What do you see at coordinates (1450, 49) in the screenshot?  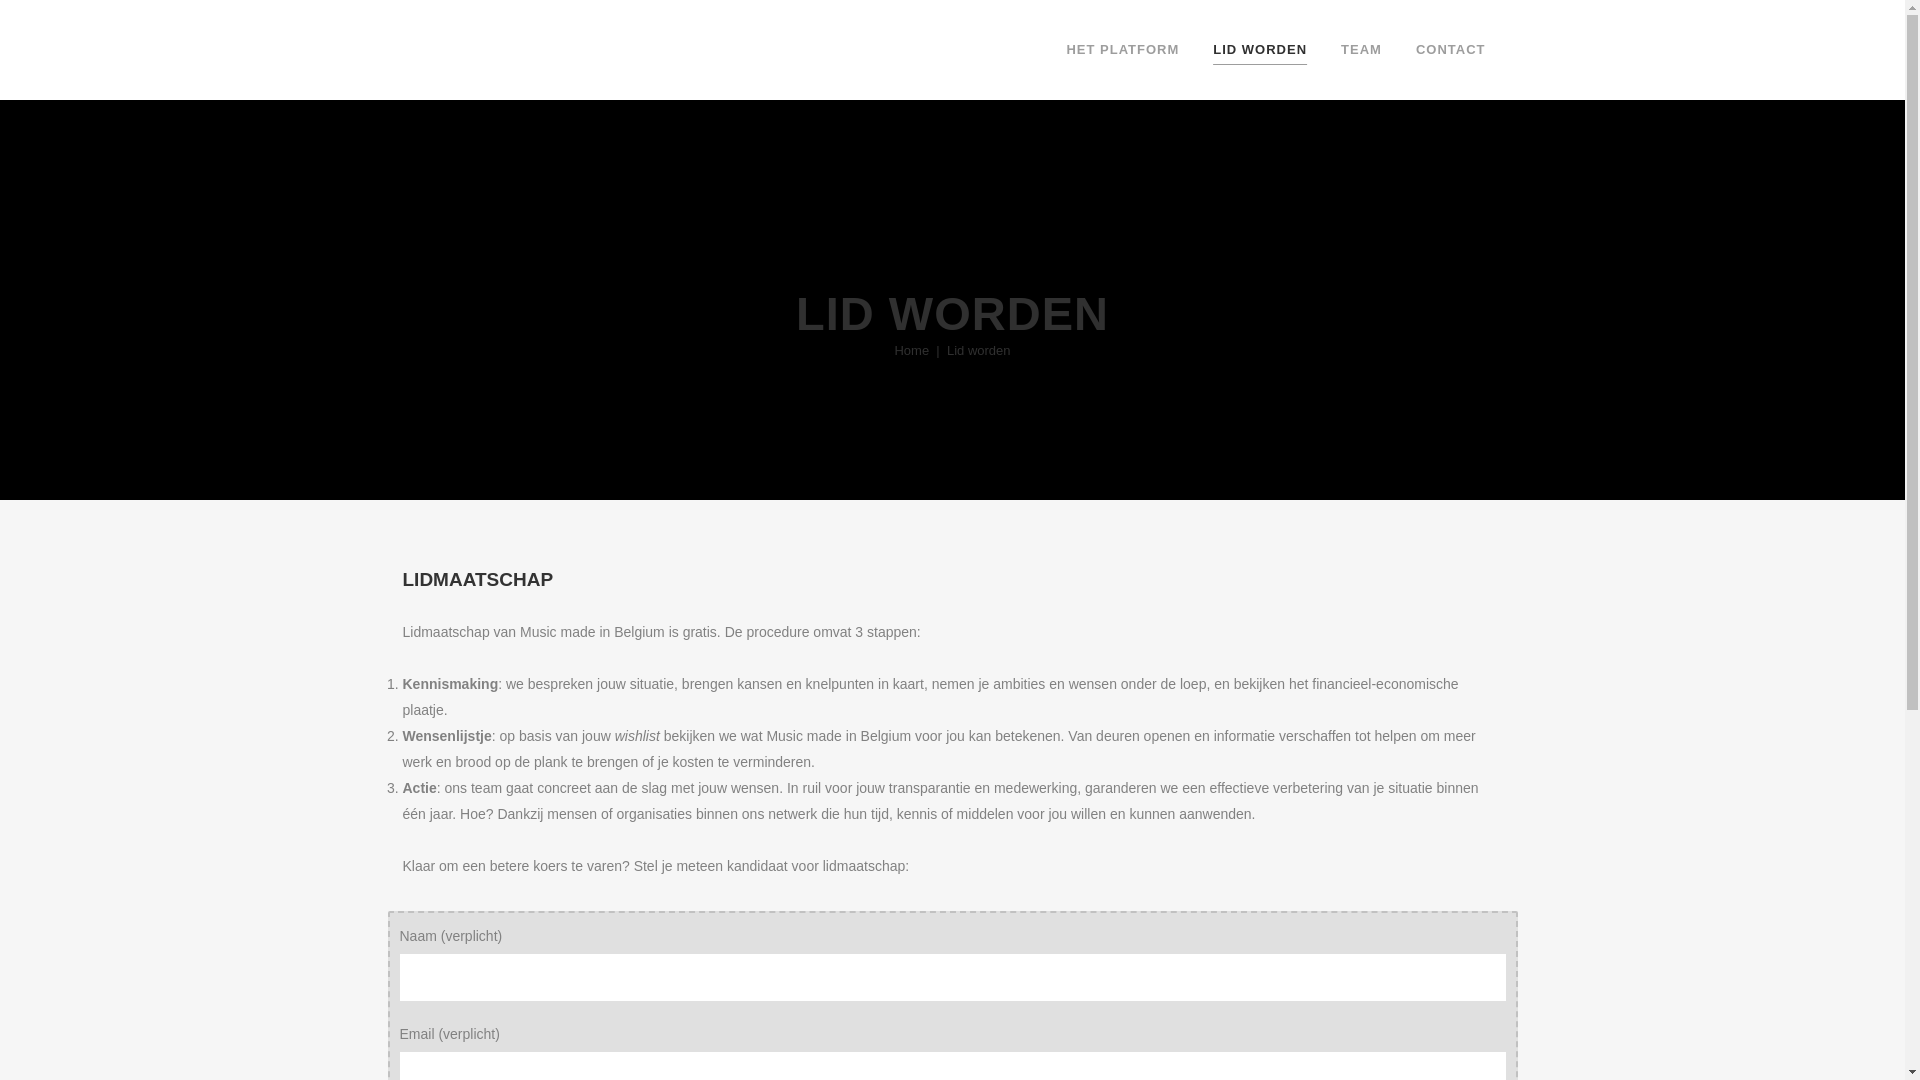 I see `'CONTACT'` at bounding box center [1450, 49].